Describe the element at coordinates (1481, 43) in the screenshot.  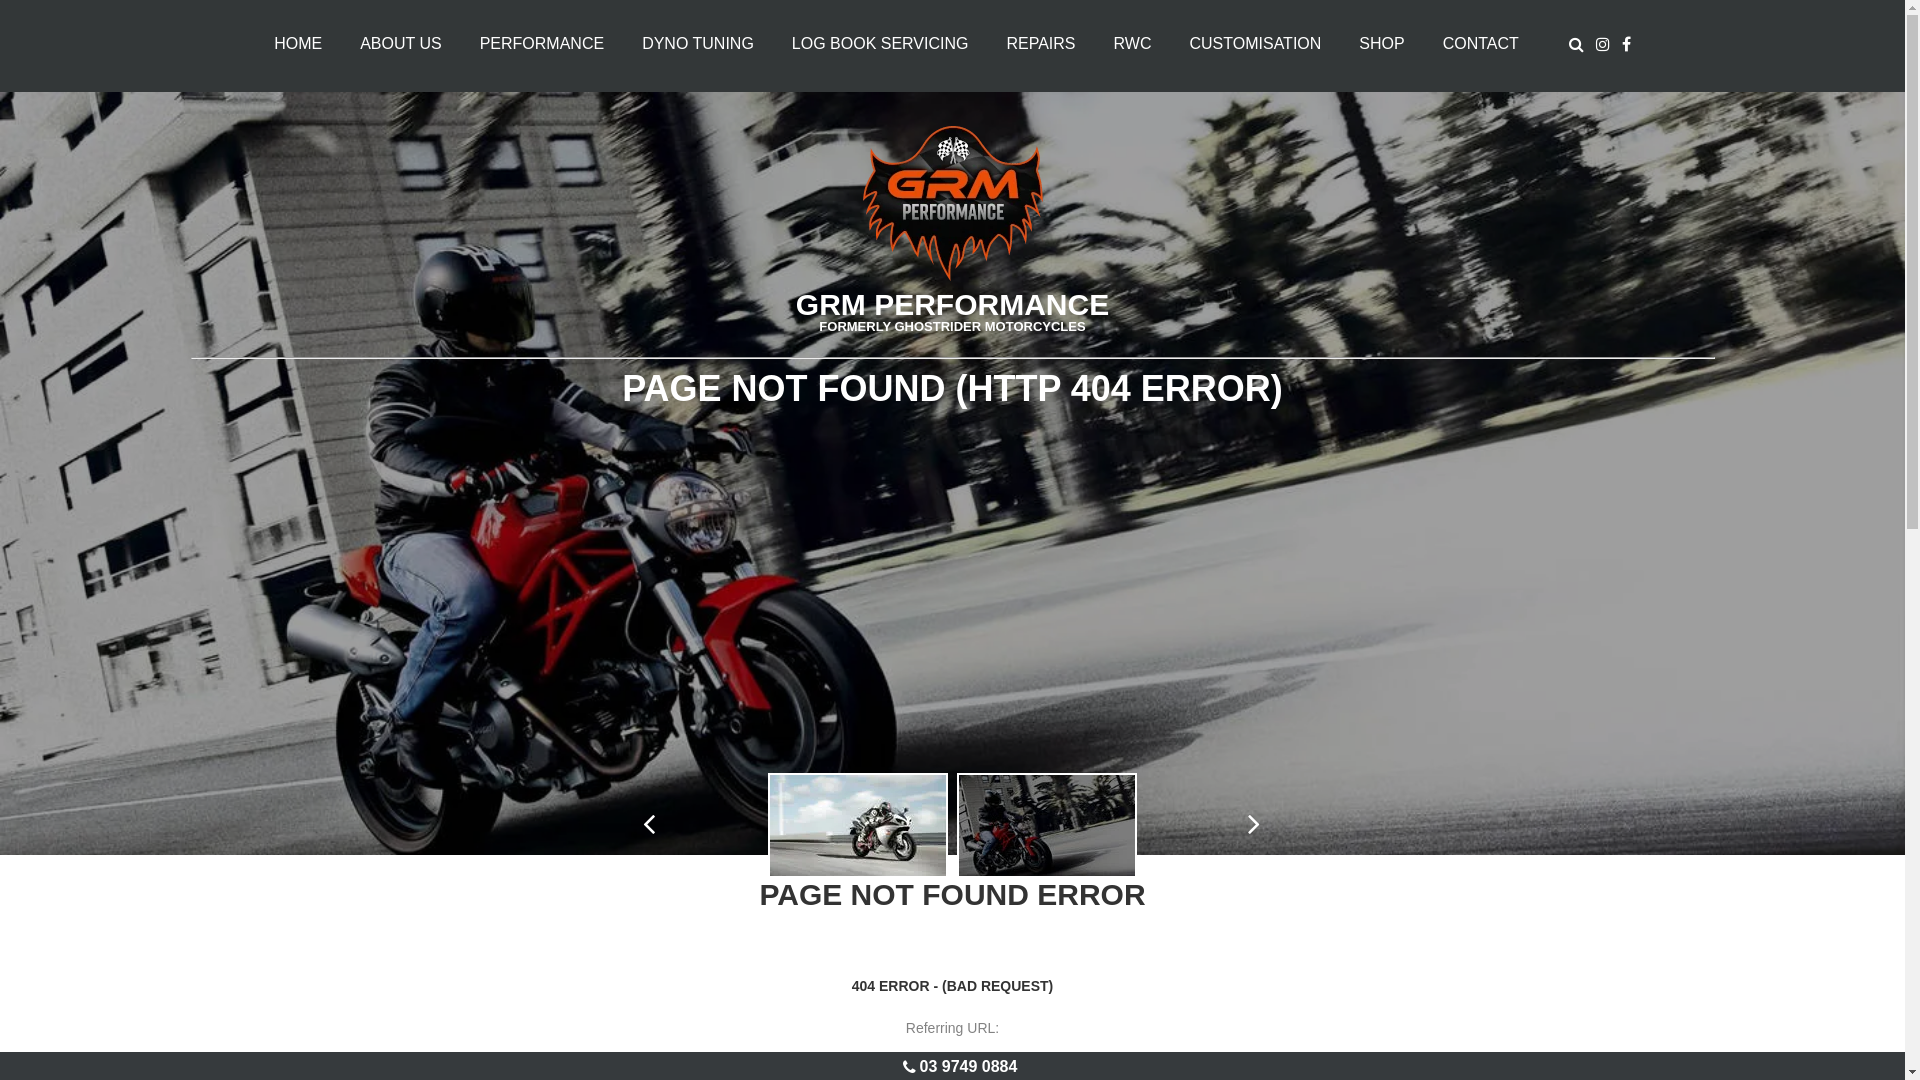
I see `'CONTACT'` at that location.